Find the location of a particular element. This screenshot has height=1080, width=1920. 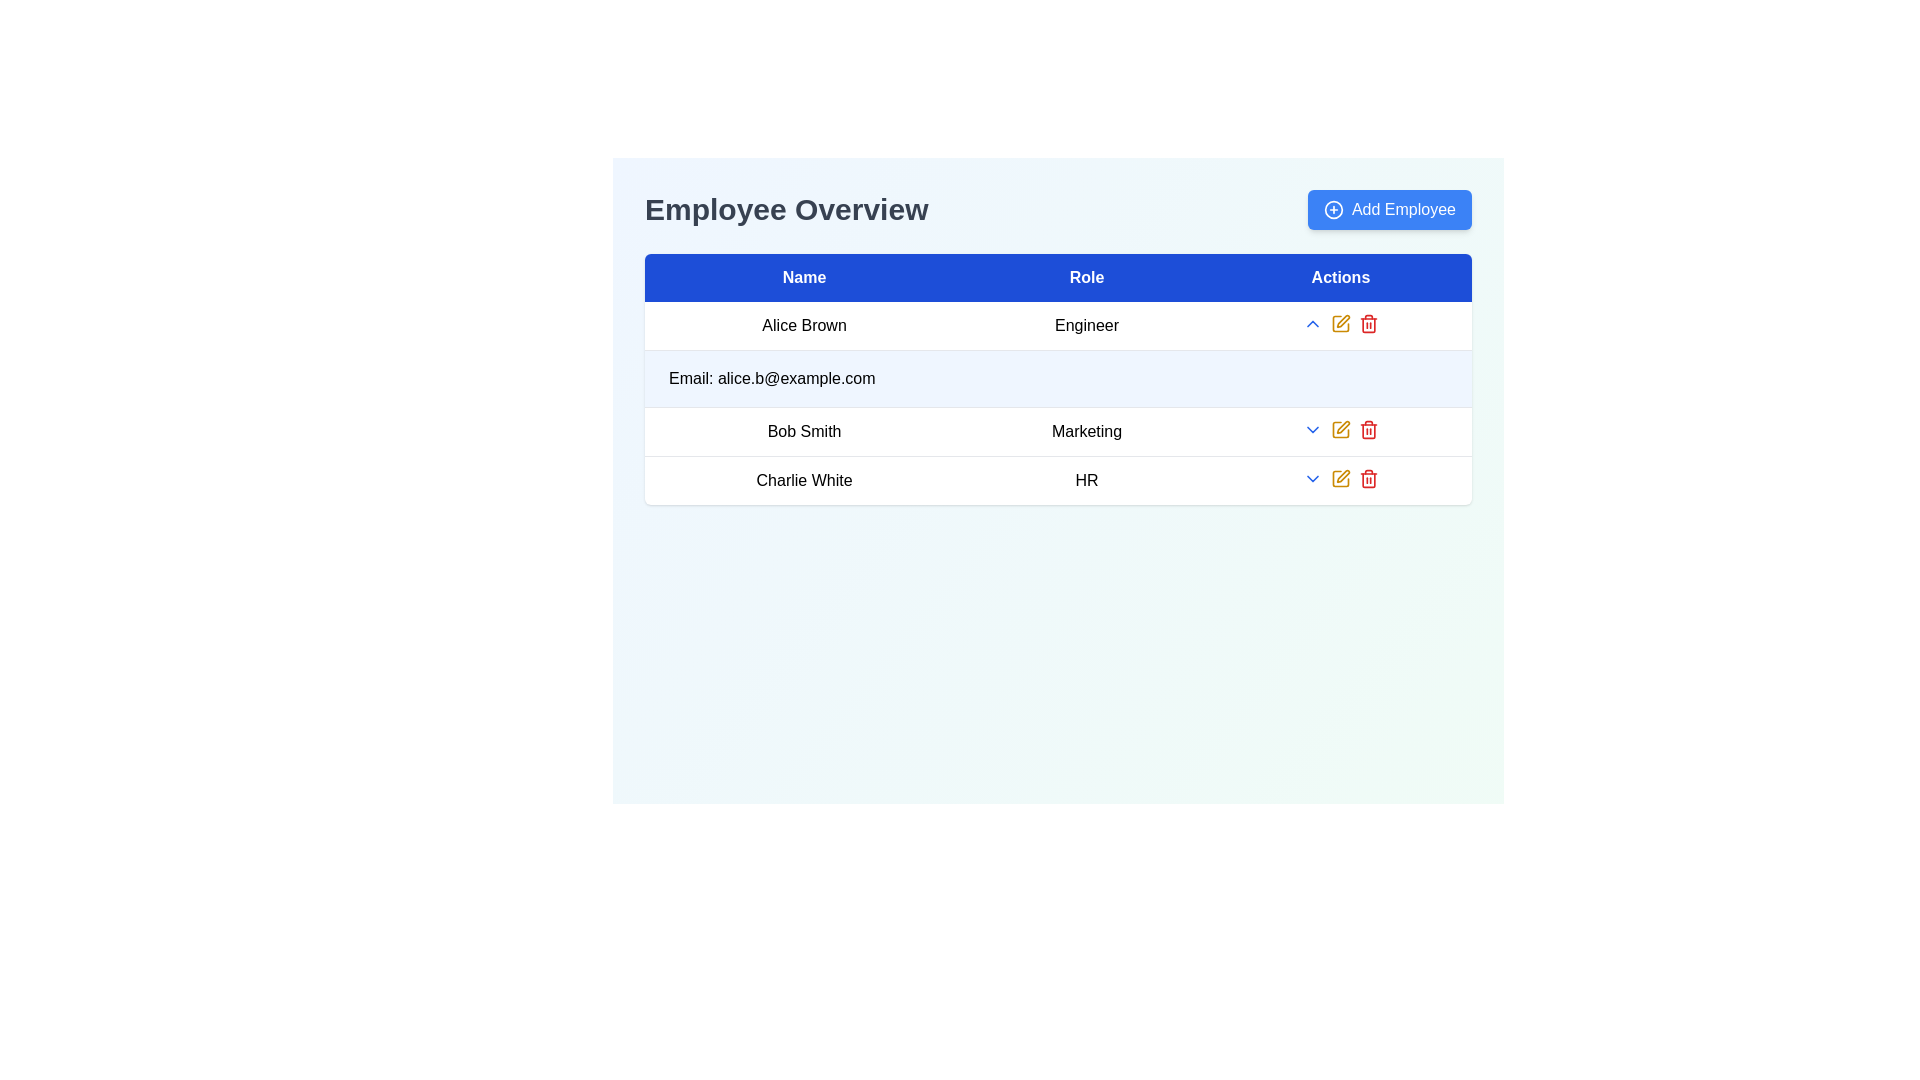

the 'Engineer' label in the Employee Overview section, located in the second column of the first row of the data table is located at coordinates (1057, 325).